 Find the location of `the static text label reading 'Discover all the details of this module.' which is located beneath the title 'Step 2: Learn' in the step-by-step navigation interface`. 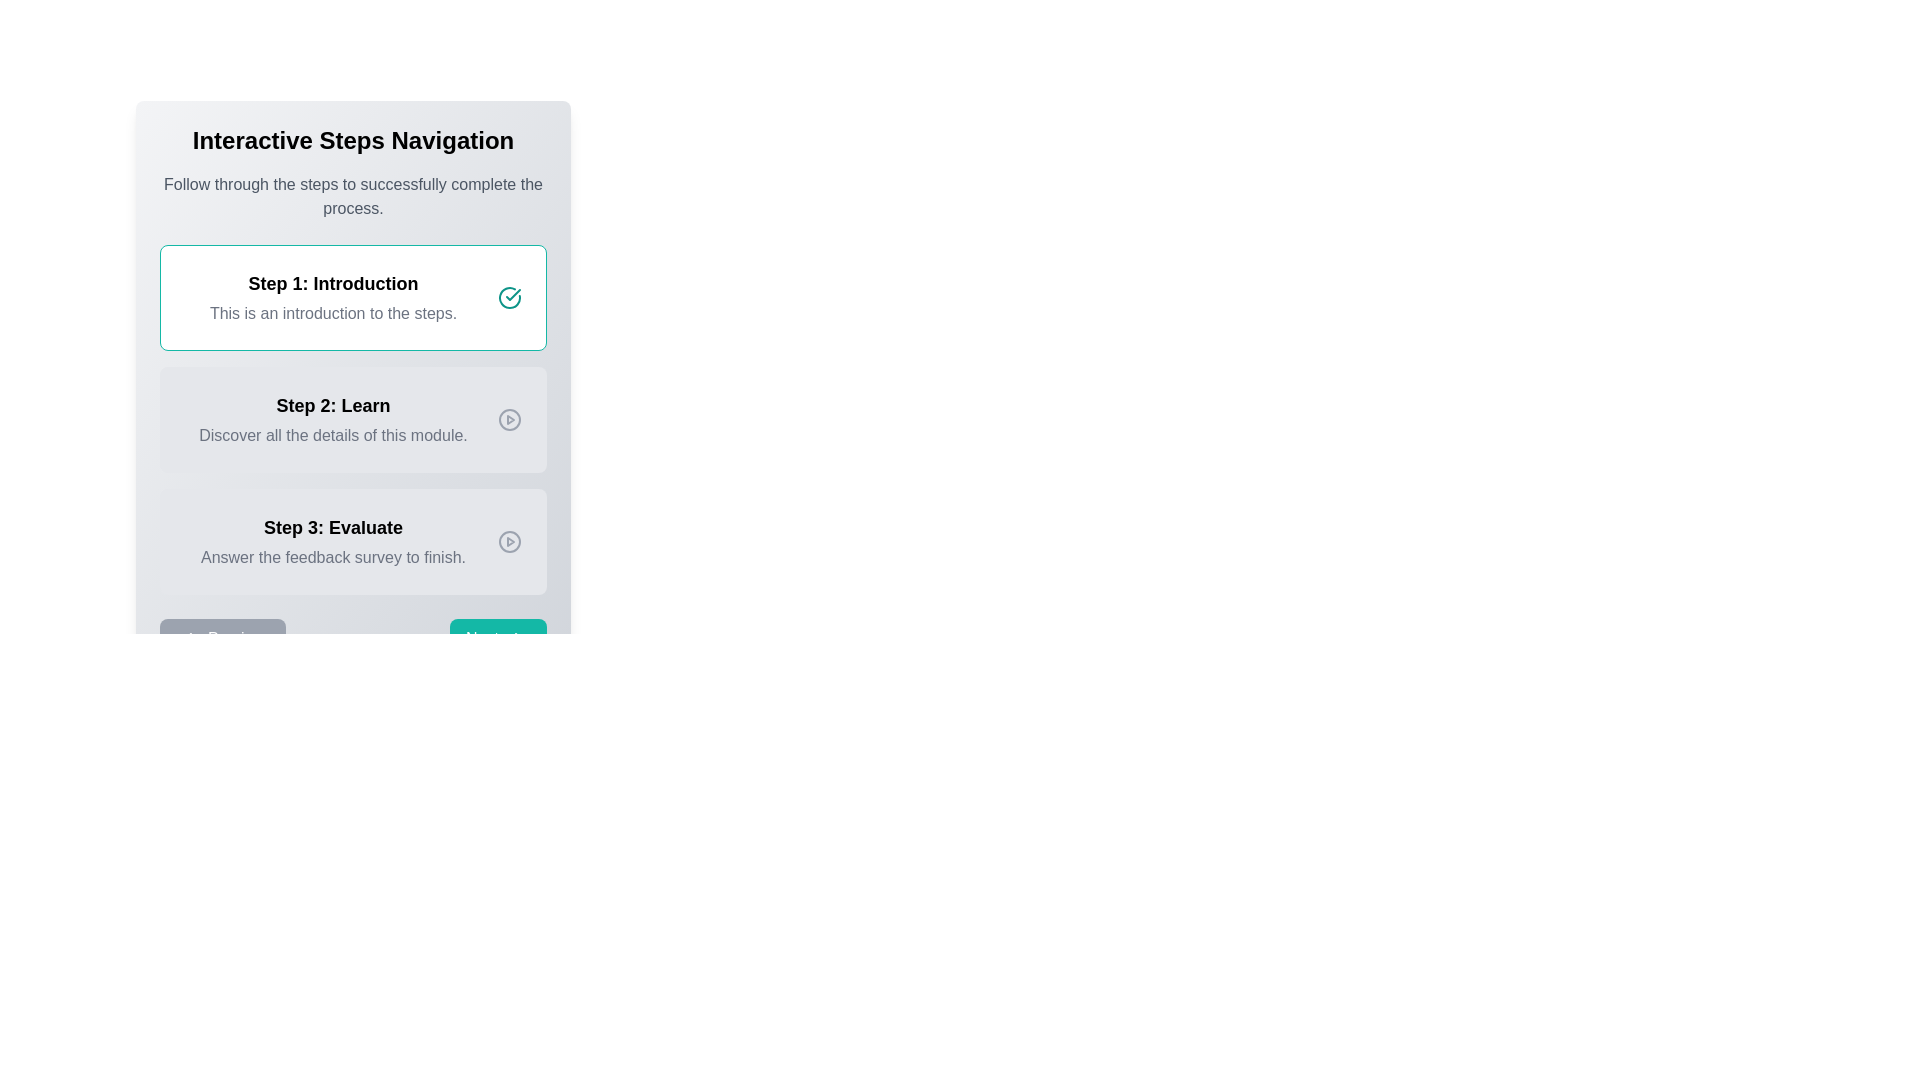

the static text label reading 'Discover all the details of this module.' which is located beneath the title 'Step 2: Learn' in the step-by-step navigation interface is located at coordinates (333, 434).